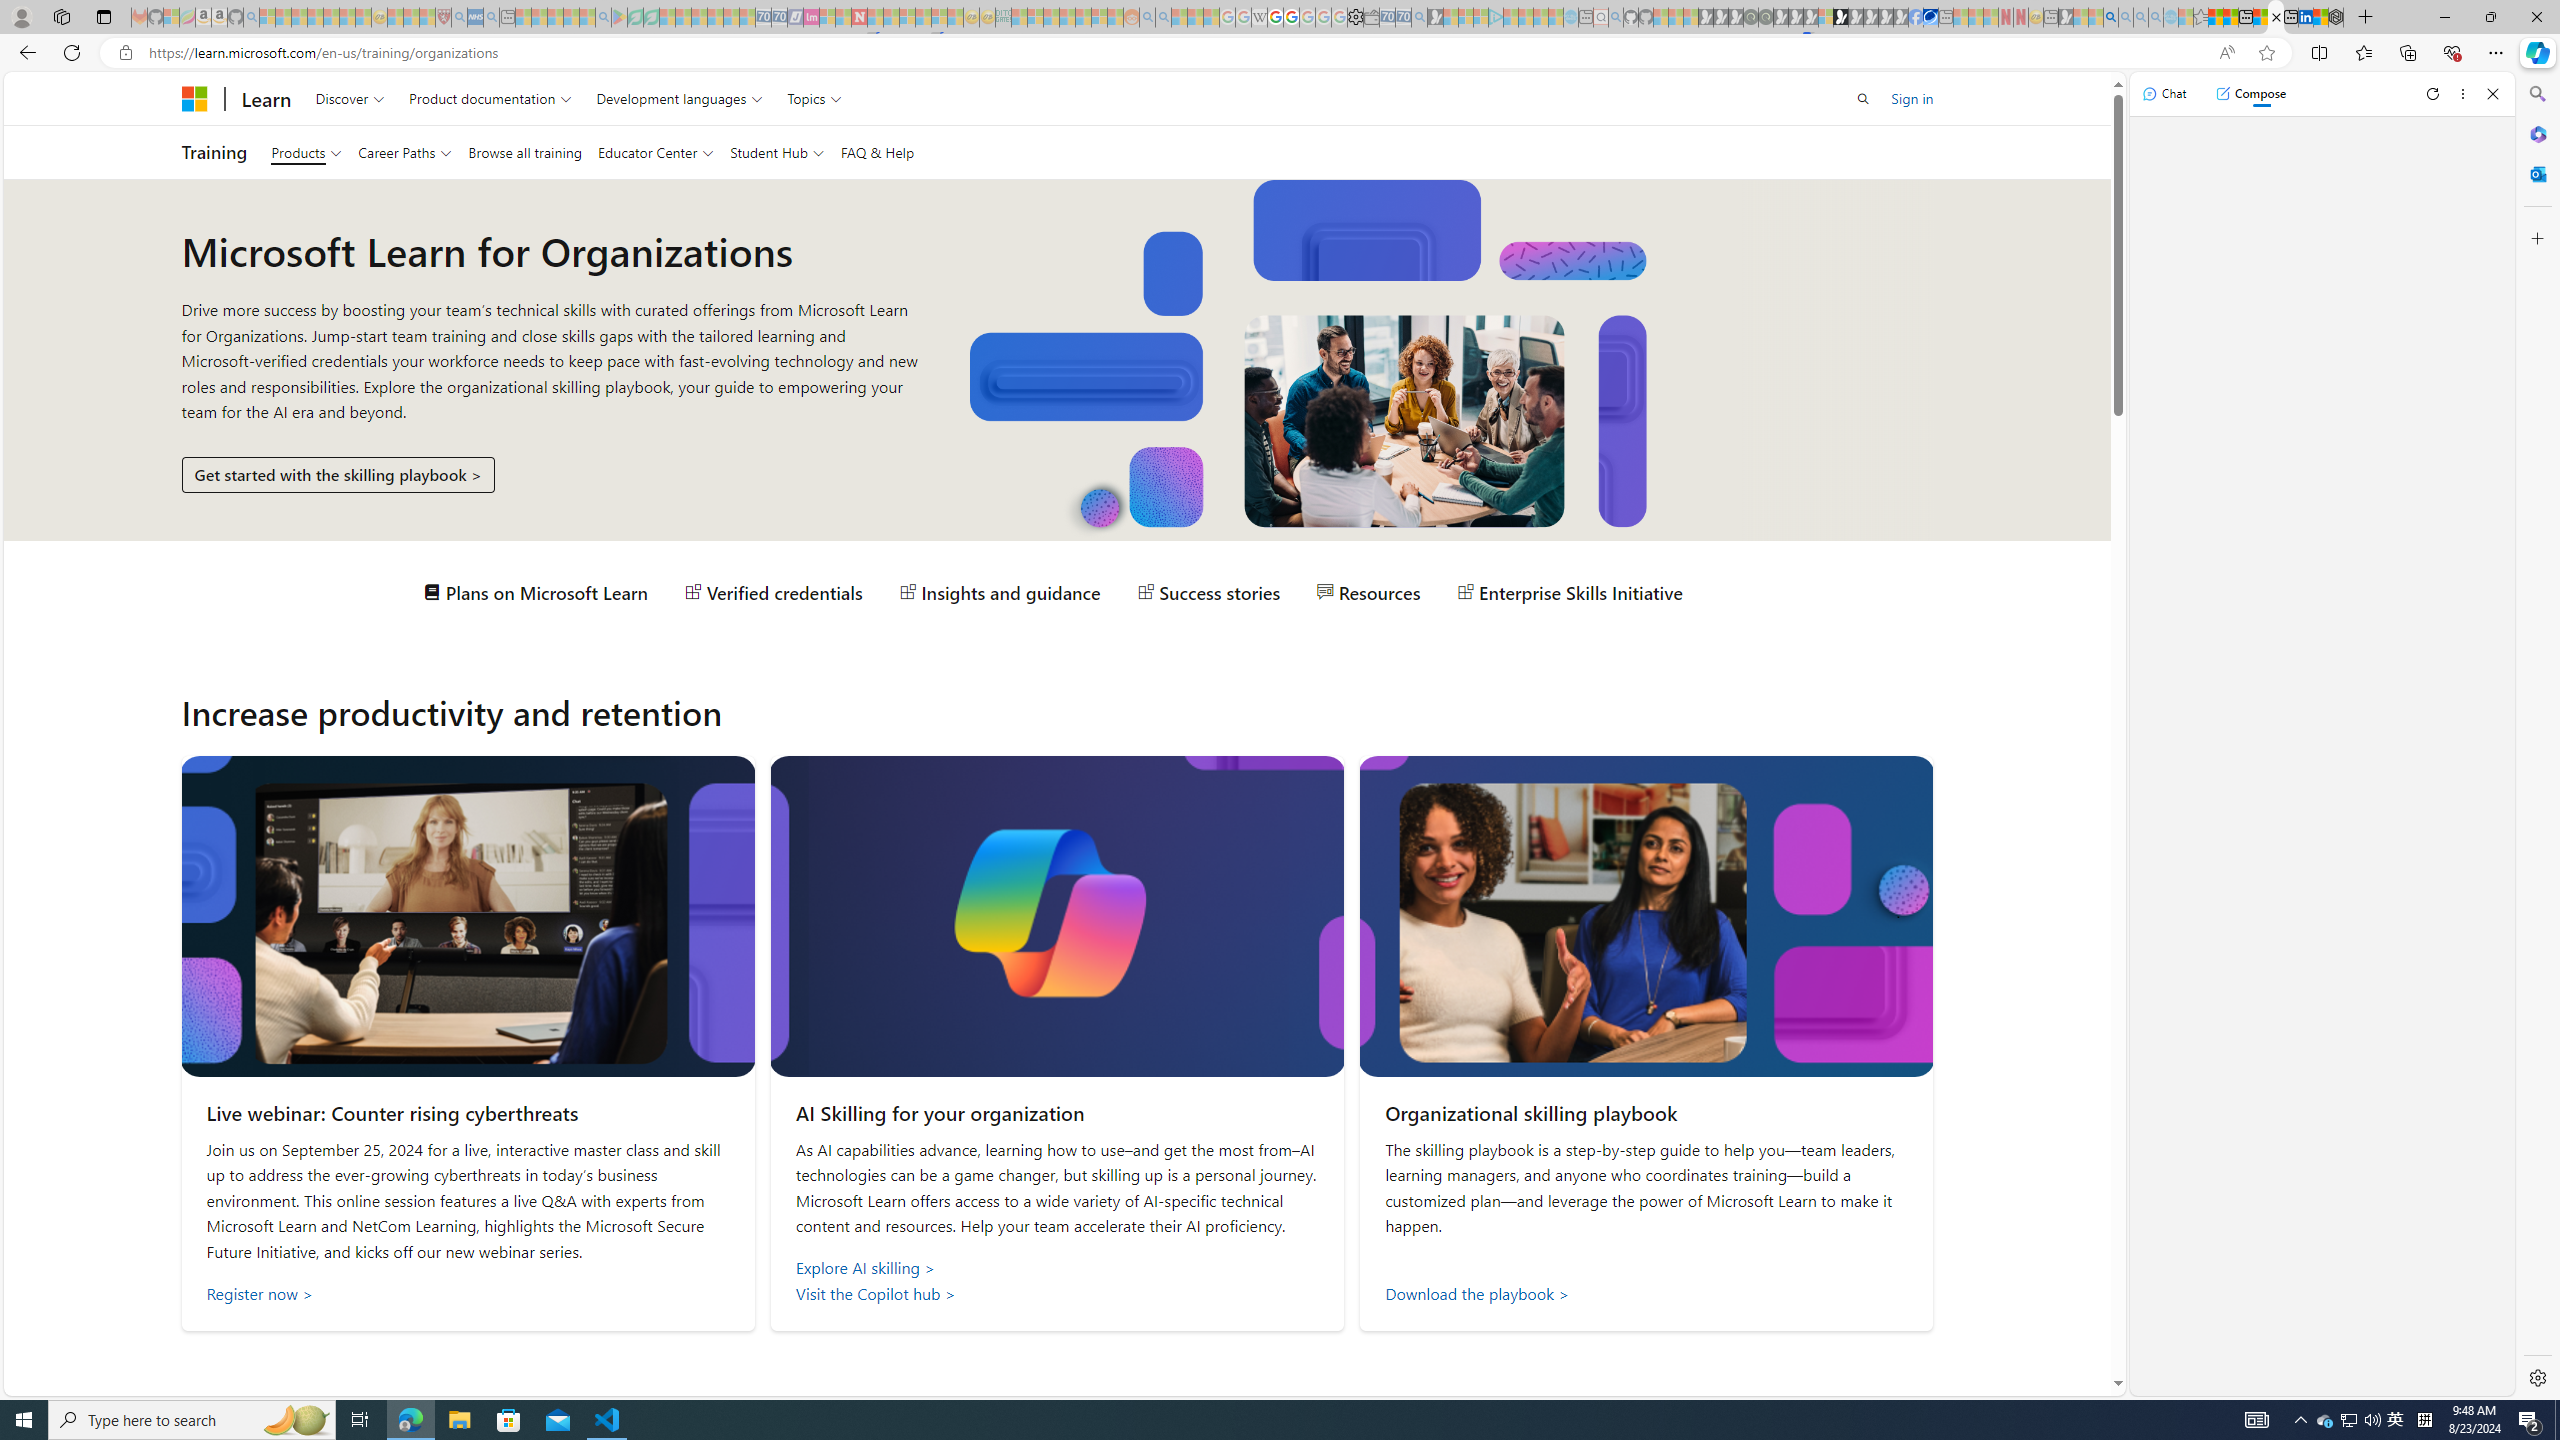 The height and width of the screenshot is (1440, 2560). Describe the element at coordinates (1931, 16) in the screenshot. I see `'AQI & Health | AirNow.gov'` at that location.